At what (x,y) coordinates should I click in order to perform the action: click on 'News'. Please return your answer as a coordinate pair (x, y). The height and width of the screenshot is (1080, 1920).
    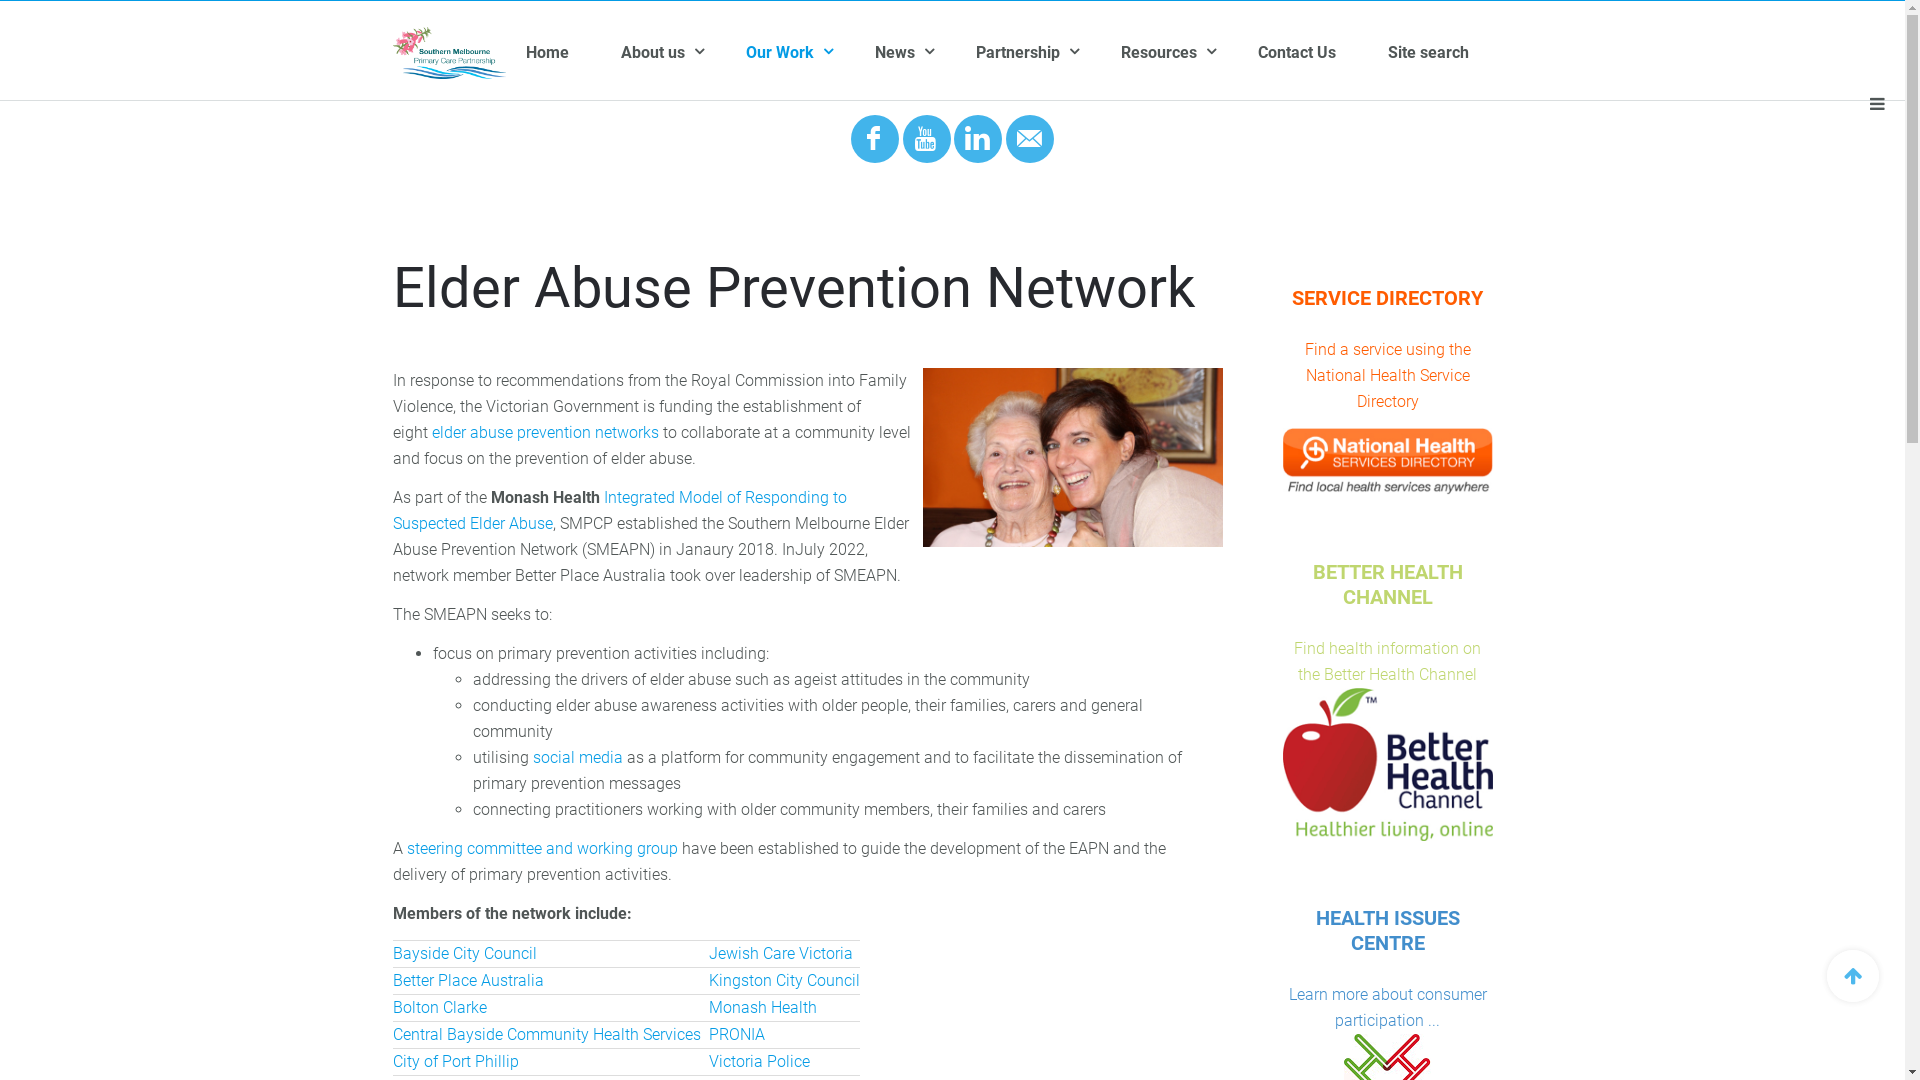
    Looking at the image, I should click on (874, 52).